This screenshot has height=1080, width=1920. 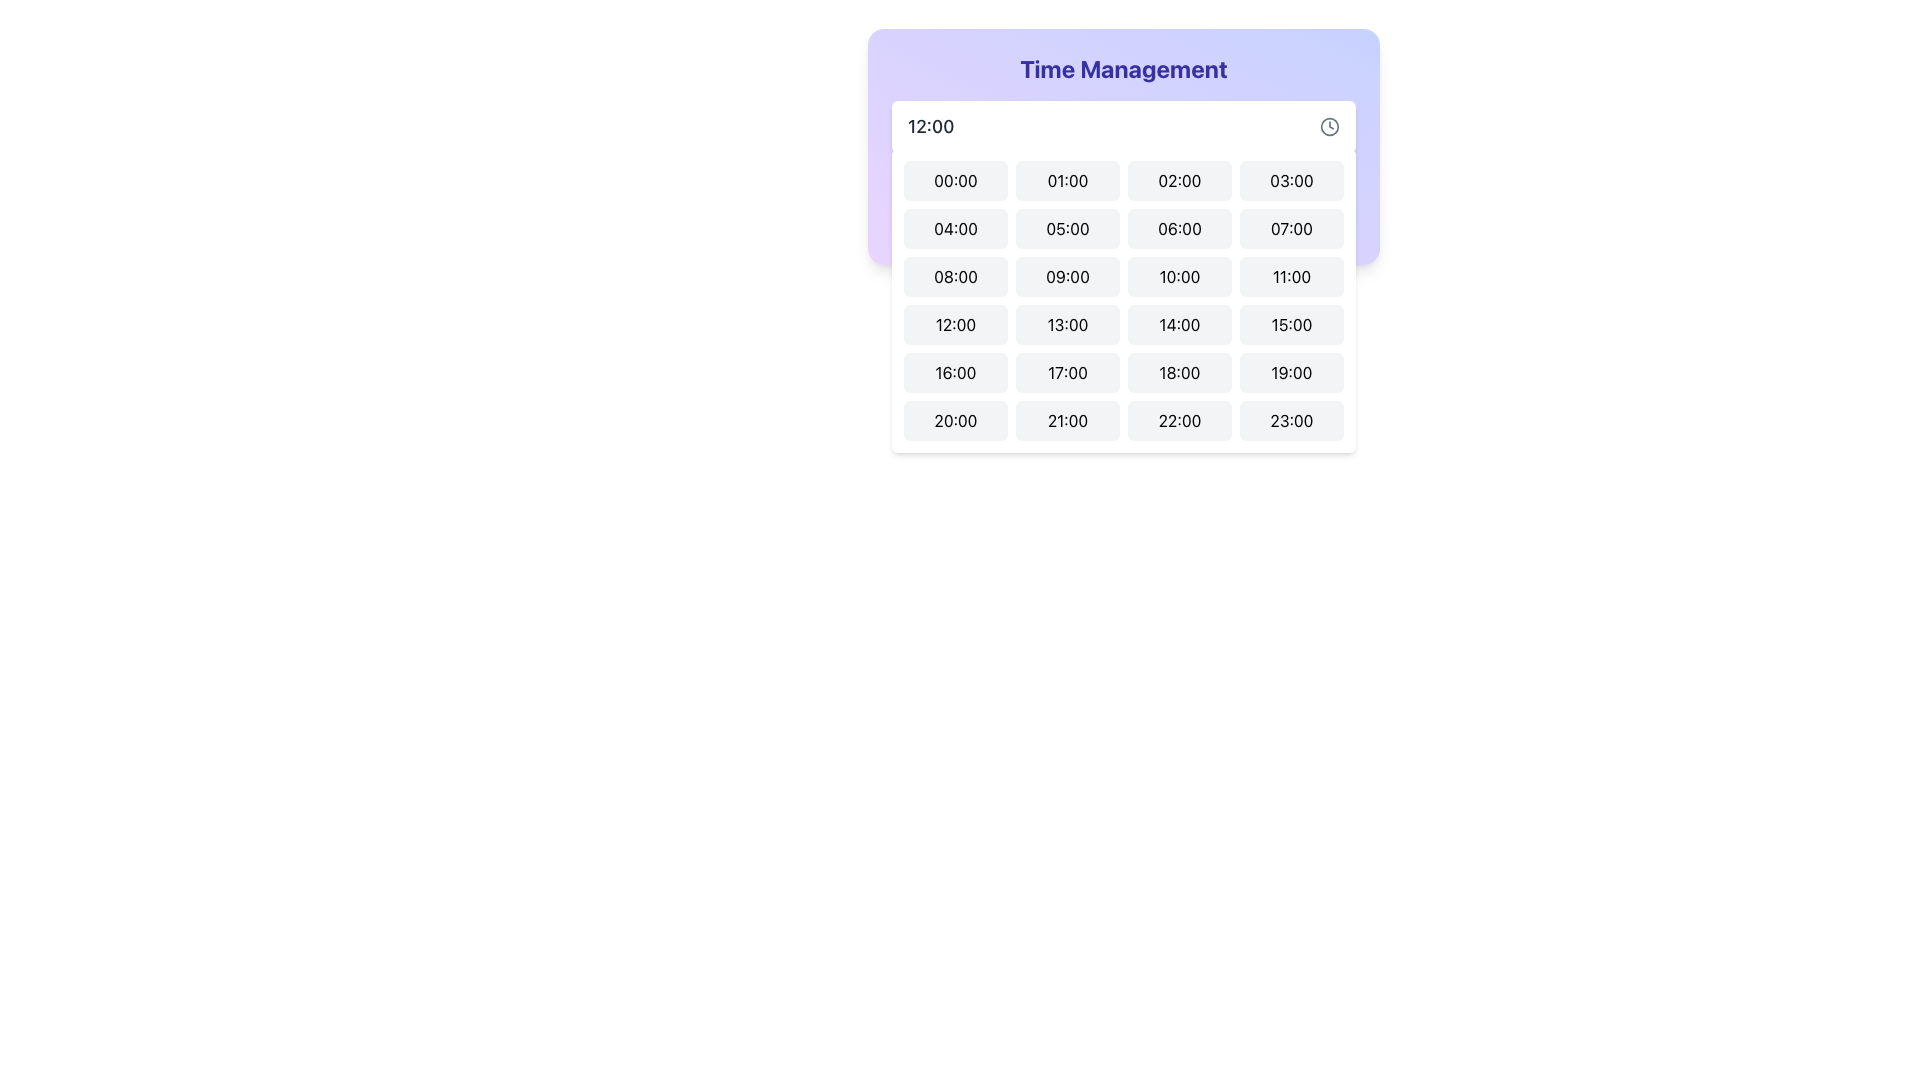 I want to click on the button labeled '02:00' located in the first row and third column of the grid, so click(x=1180, y=181).